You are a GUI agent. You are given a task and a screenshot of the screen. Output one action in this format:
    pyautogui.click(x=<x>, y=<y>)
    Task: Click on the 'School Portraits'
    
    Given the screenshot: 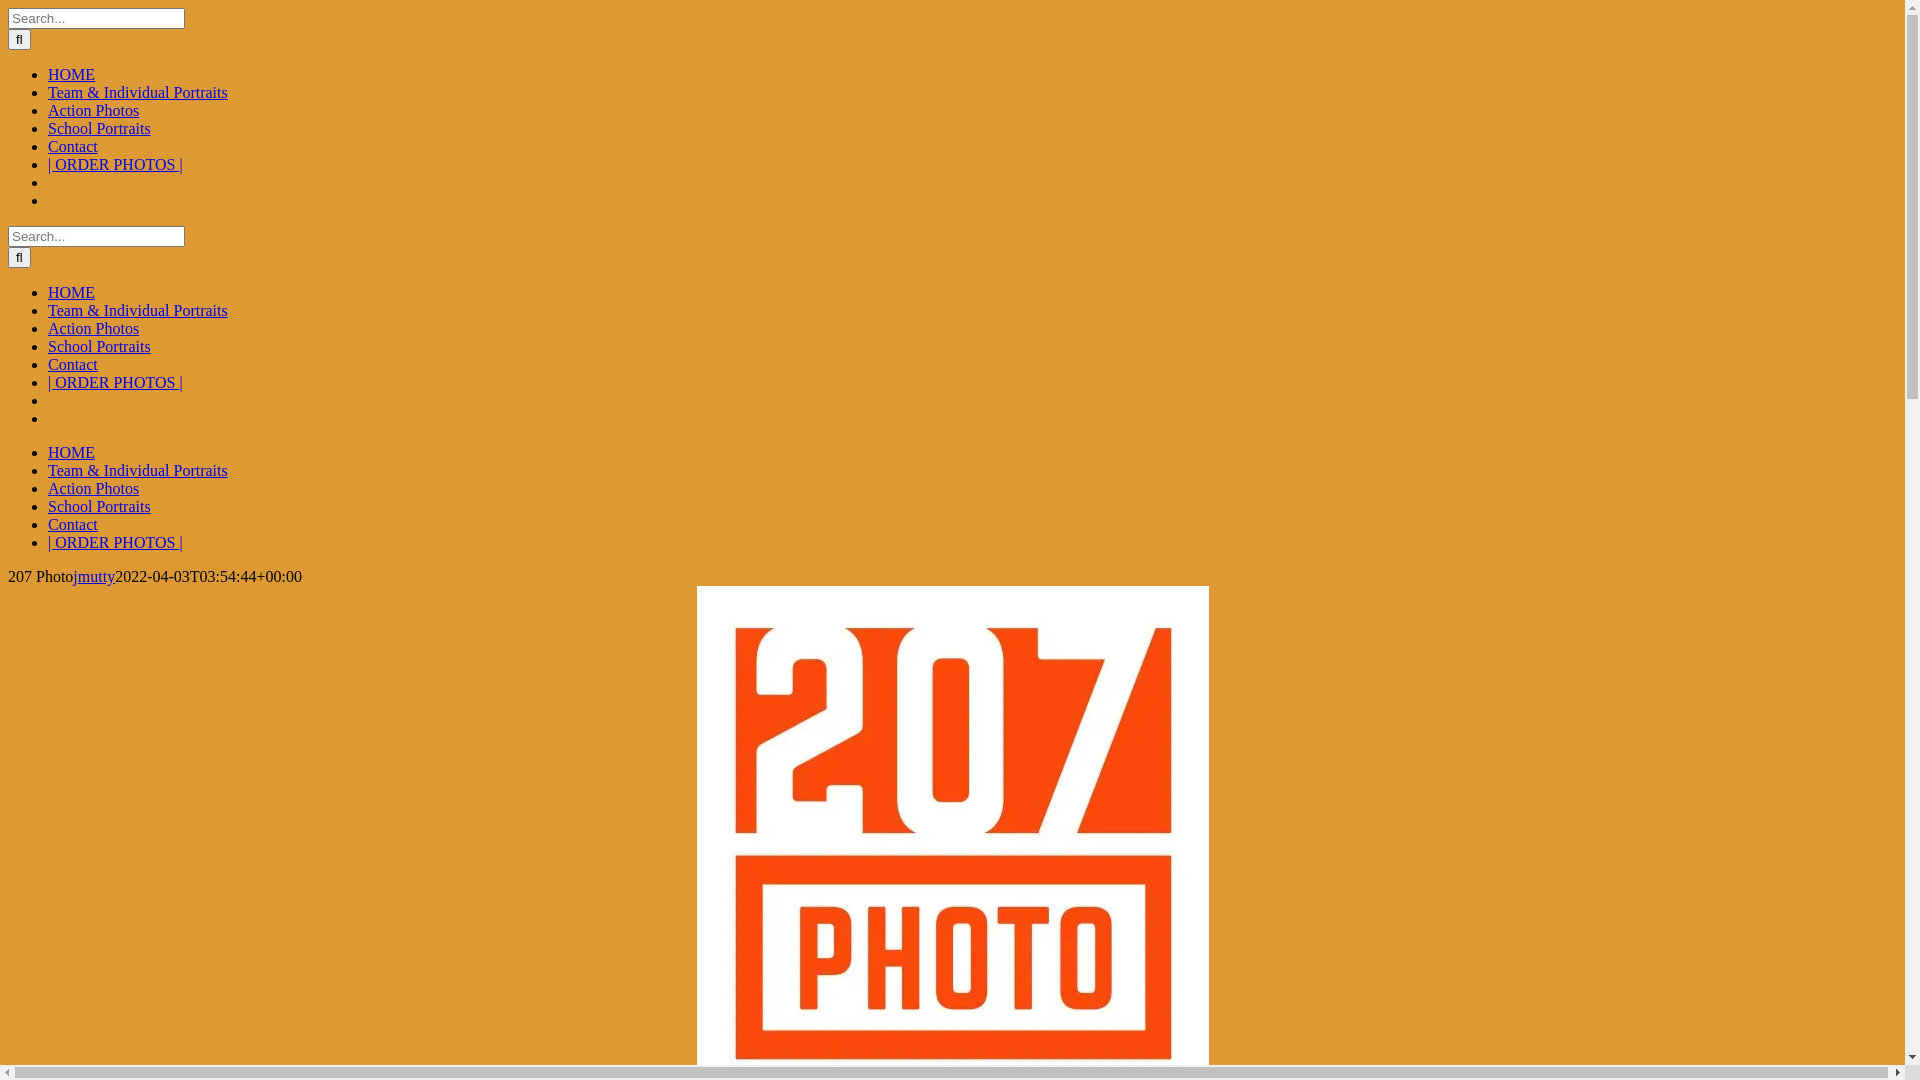 What is the action you would take?
    pyautogui.click(x=48, y=128)
    